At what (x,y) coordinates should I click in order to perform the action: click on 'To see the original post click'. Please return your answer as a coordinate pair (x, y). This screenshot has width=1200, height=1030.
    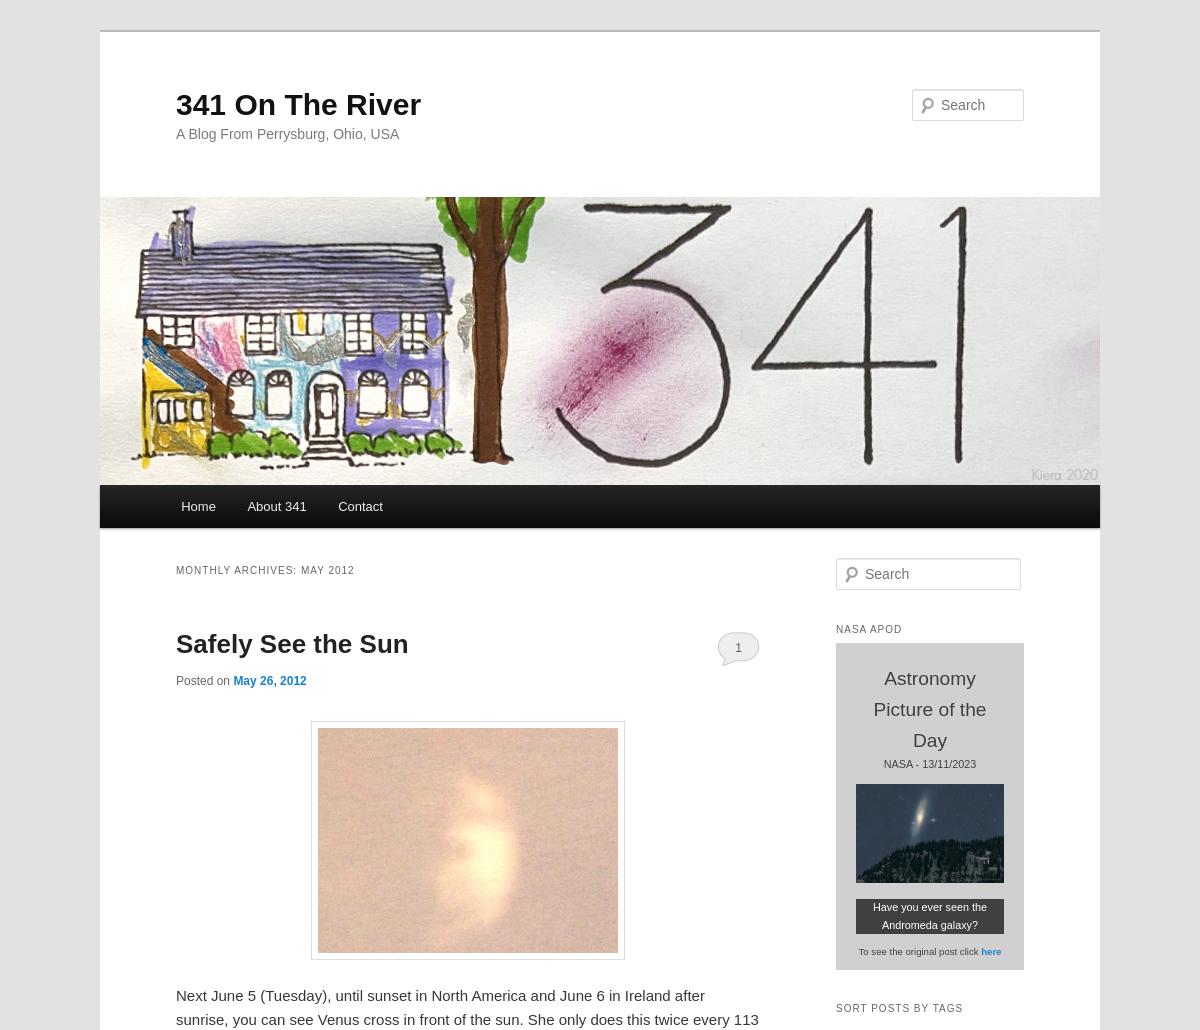
    Looking at the image, I should click on (919, 950).